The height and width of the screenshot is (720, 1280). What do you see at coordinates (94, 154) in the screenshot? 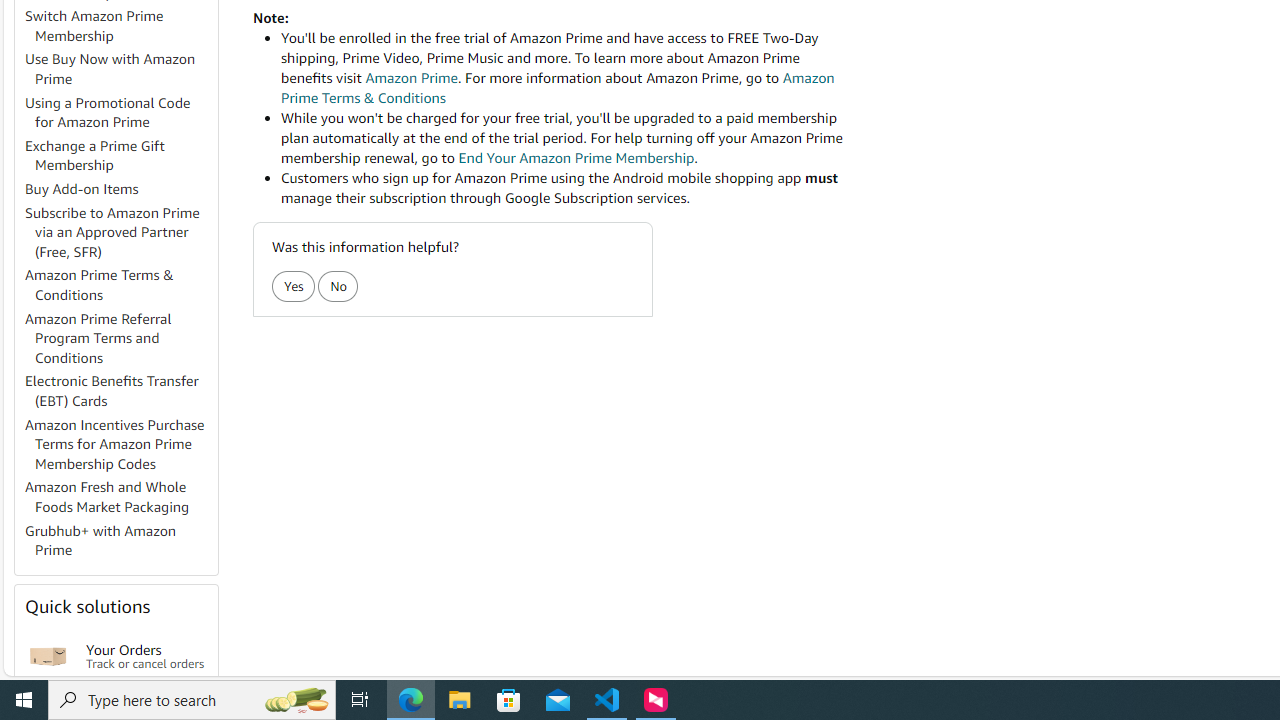
I see `'Exchange a Prime Gift Membership'` at bounding box center [94, 154].